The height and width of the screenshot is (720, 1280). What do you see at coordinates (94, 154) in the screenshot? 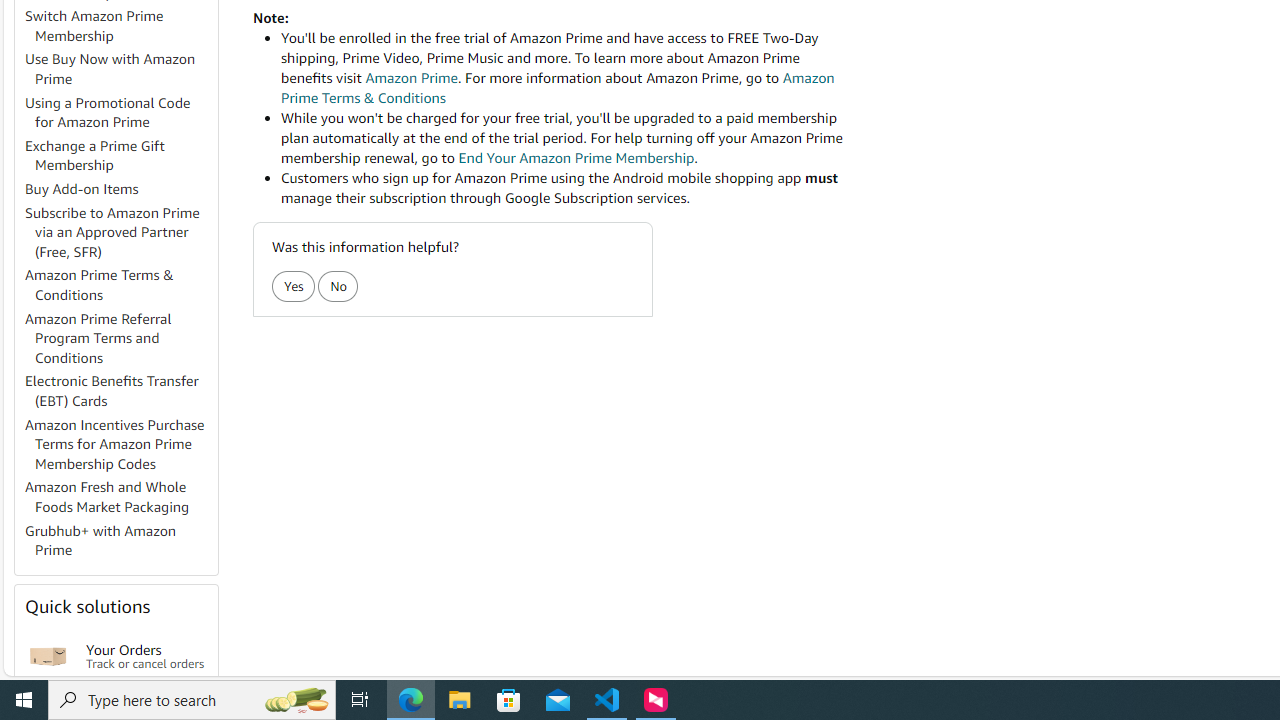
I see `'Exchange a Prime Gift Membership'` at bounding box center [94, 154].